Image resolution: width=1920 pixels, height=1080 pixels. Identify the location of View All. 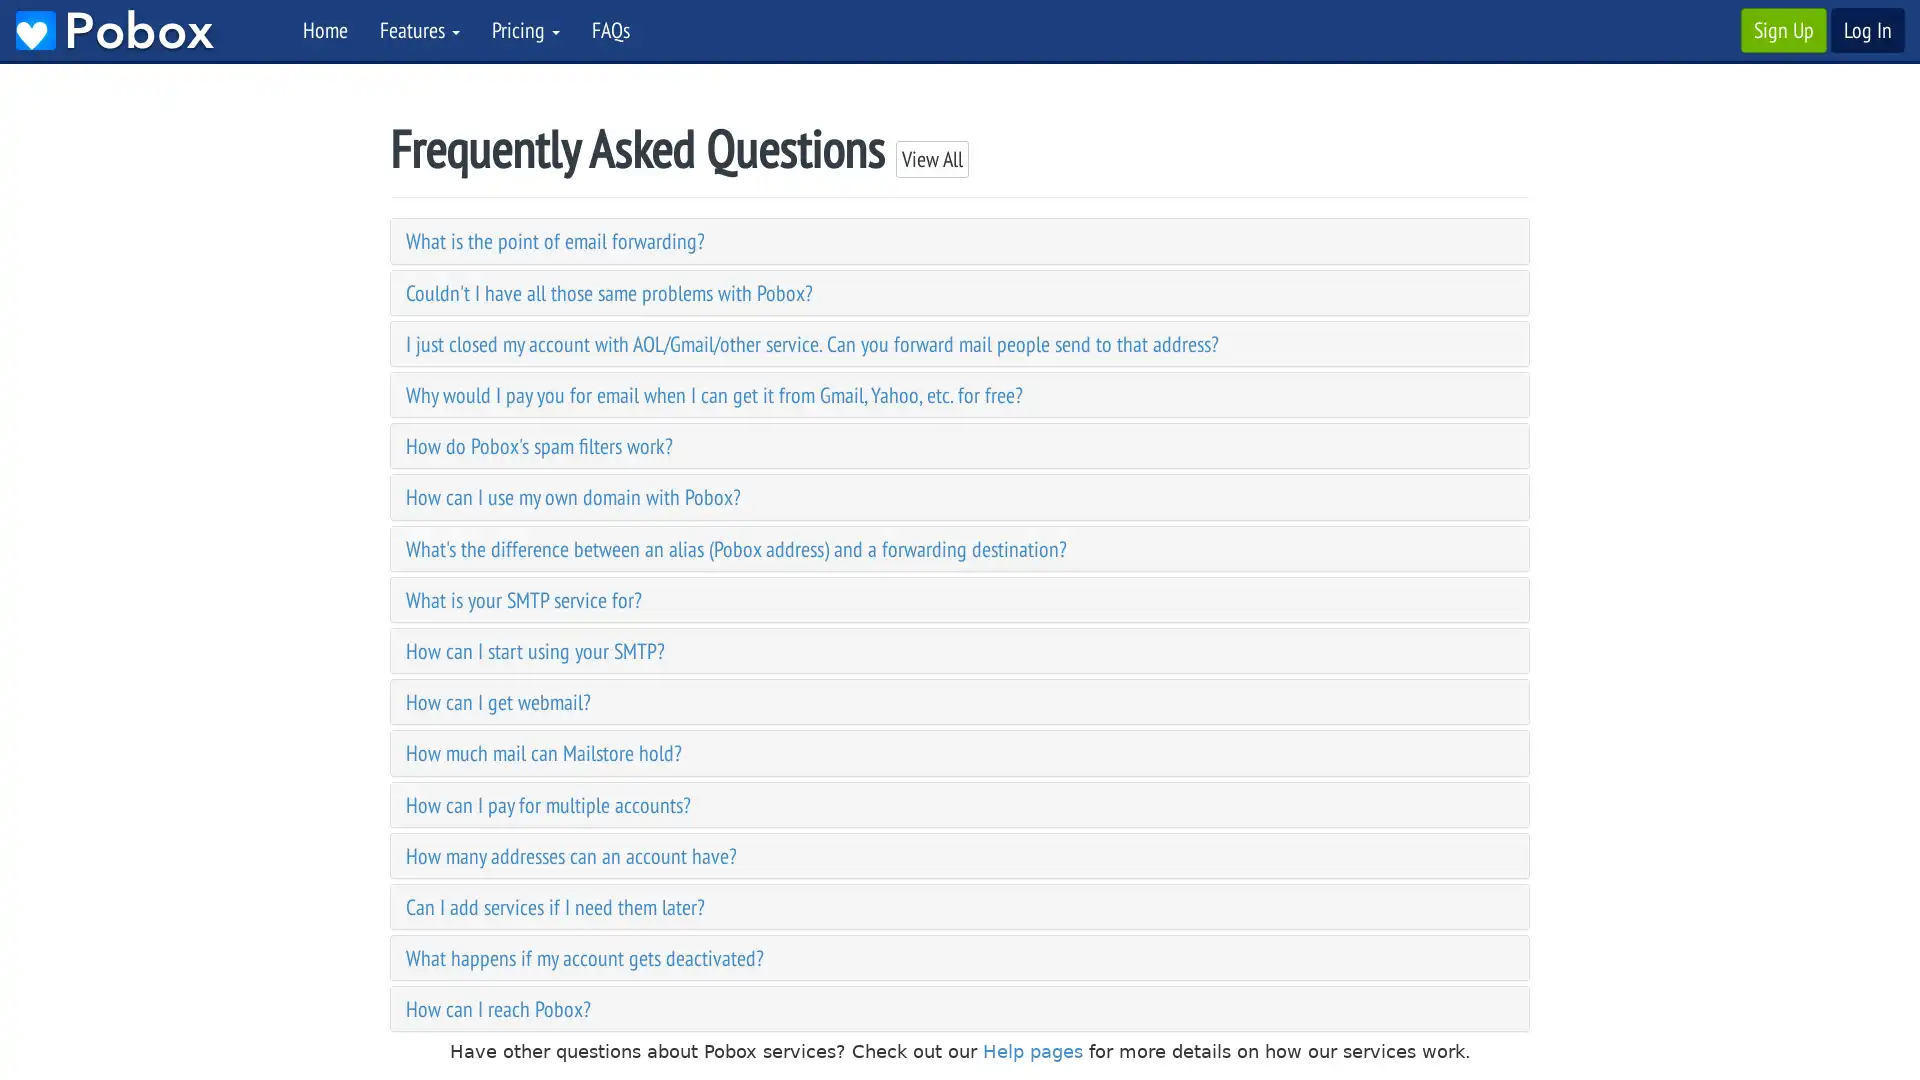
(931, 158).